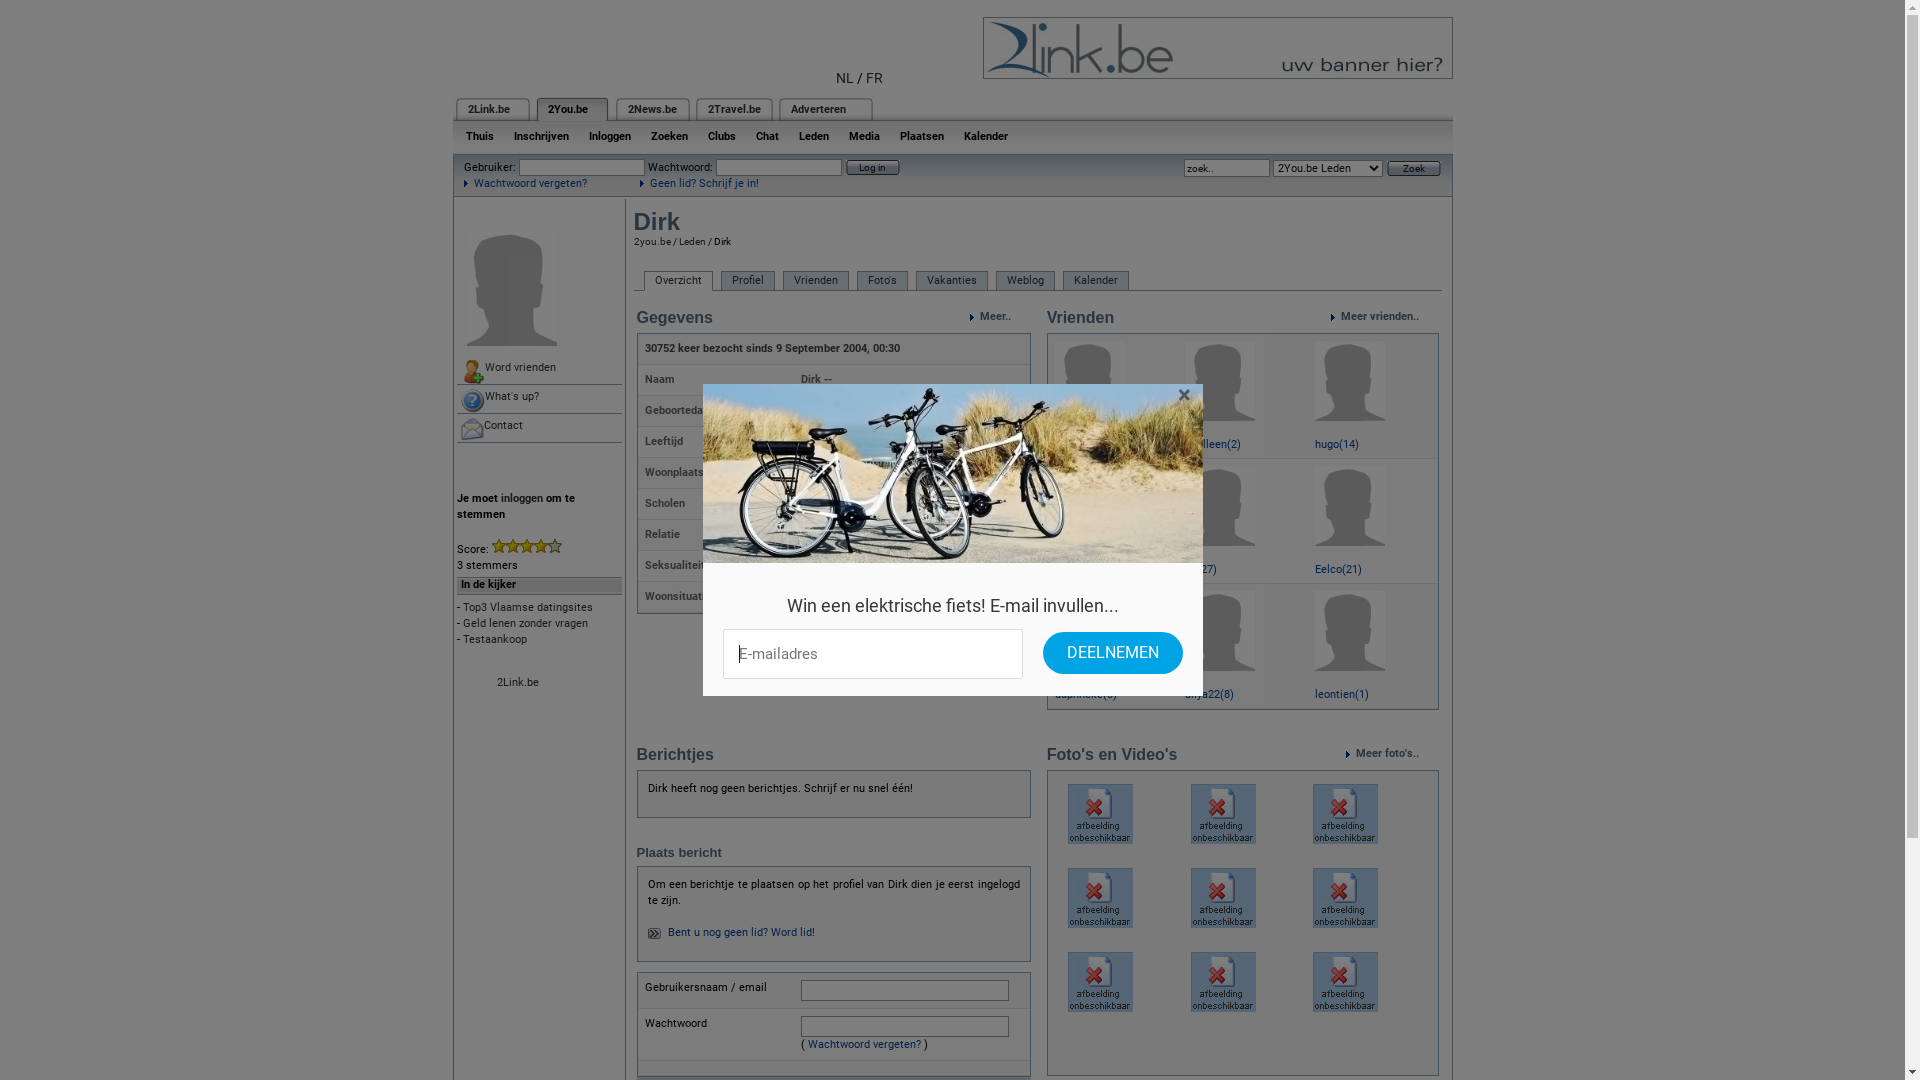 The height and width of the screenshot is (1080, 1920). What do you see at coordinates (873, 166) in the screenshot?
I see `'Log in'` at bounding box center [873, 166].